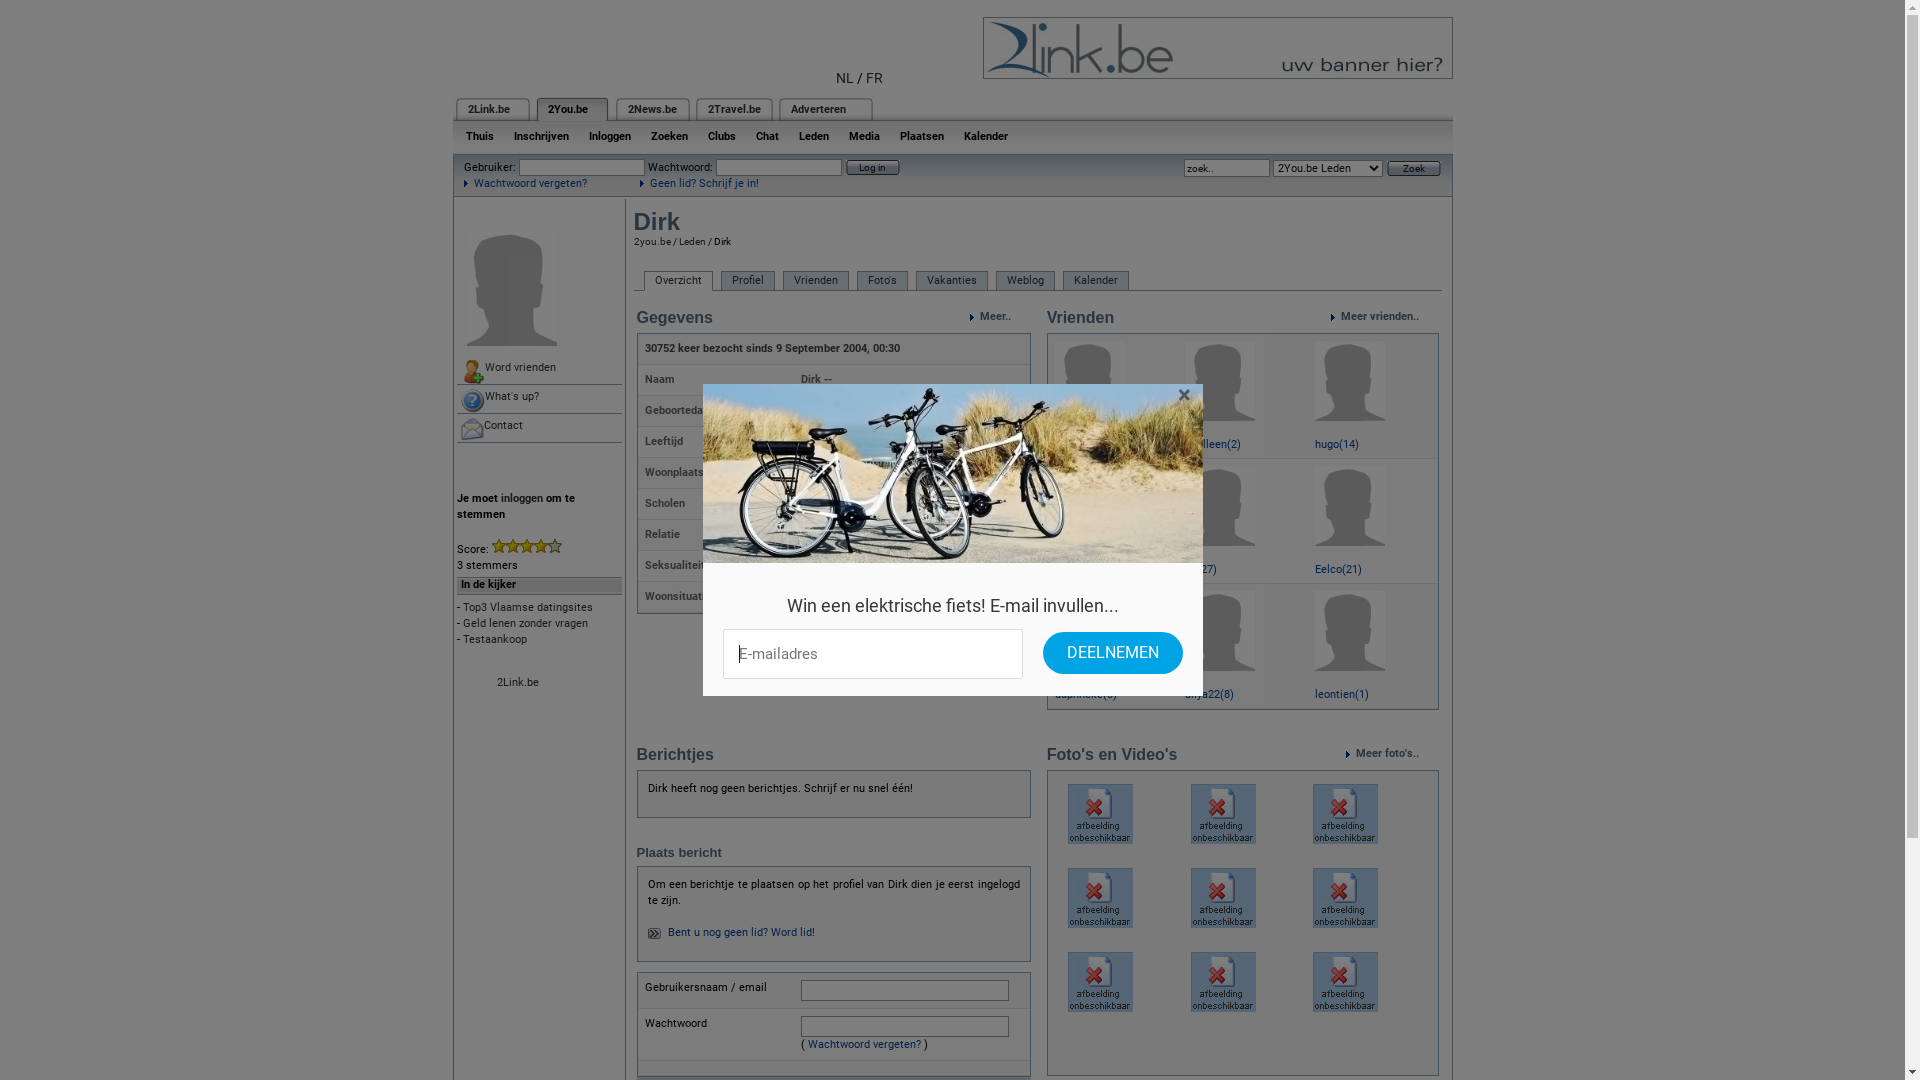 The height and width of the screenshot is (1080, 1920). What do you see at coordinates (873, 166) in the screenshot?
I see `'Log in'` at bounding box center [873, 166].